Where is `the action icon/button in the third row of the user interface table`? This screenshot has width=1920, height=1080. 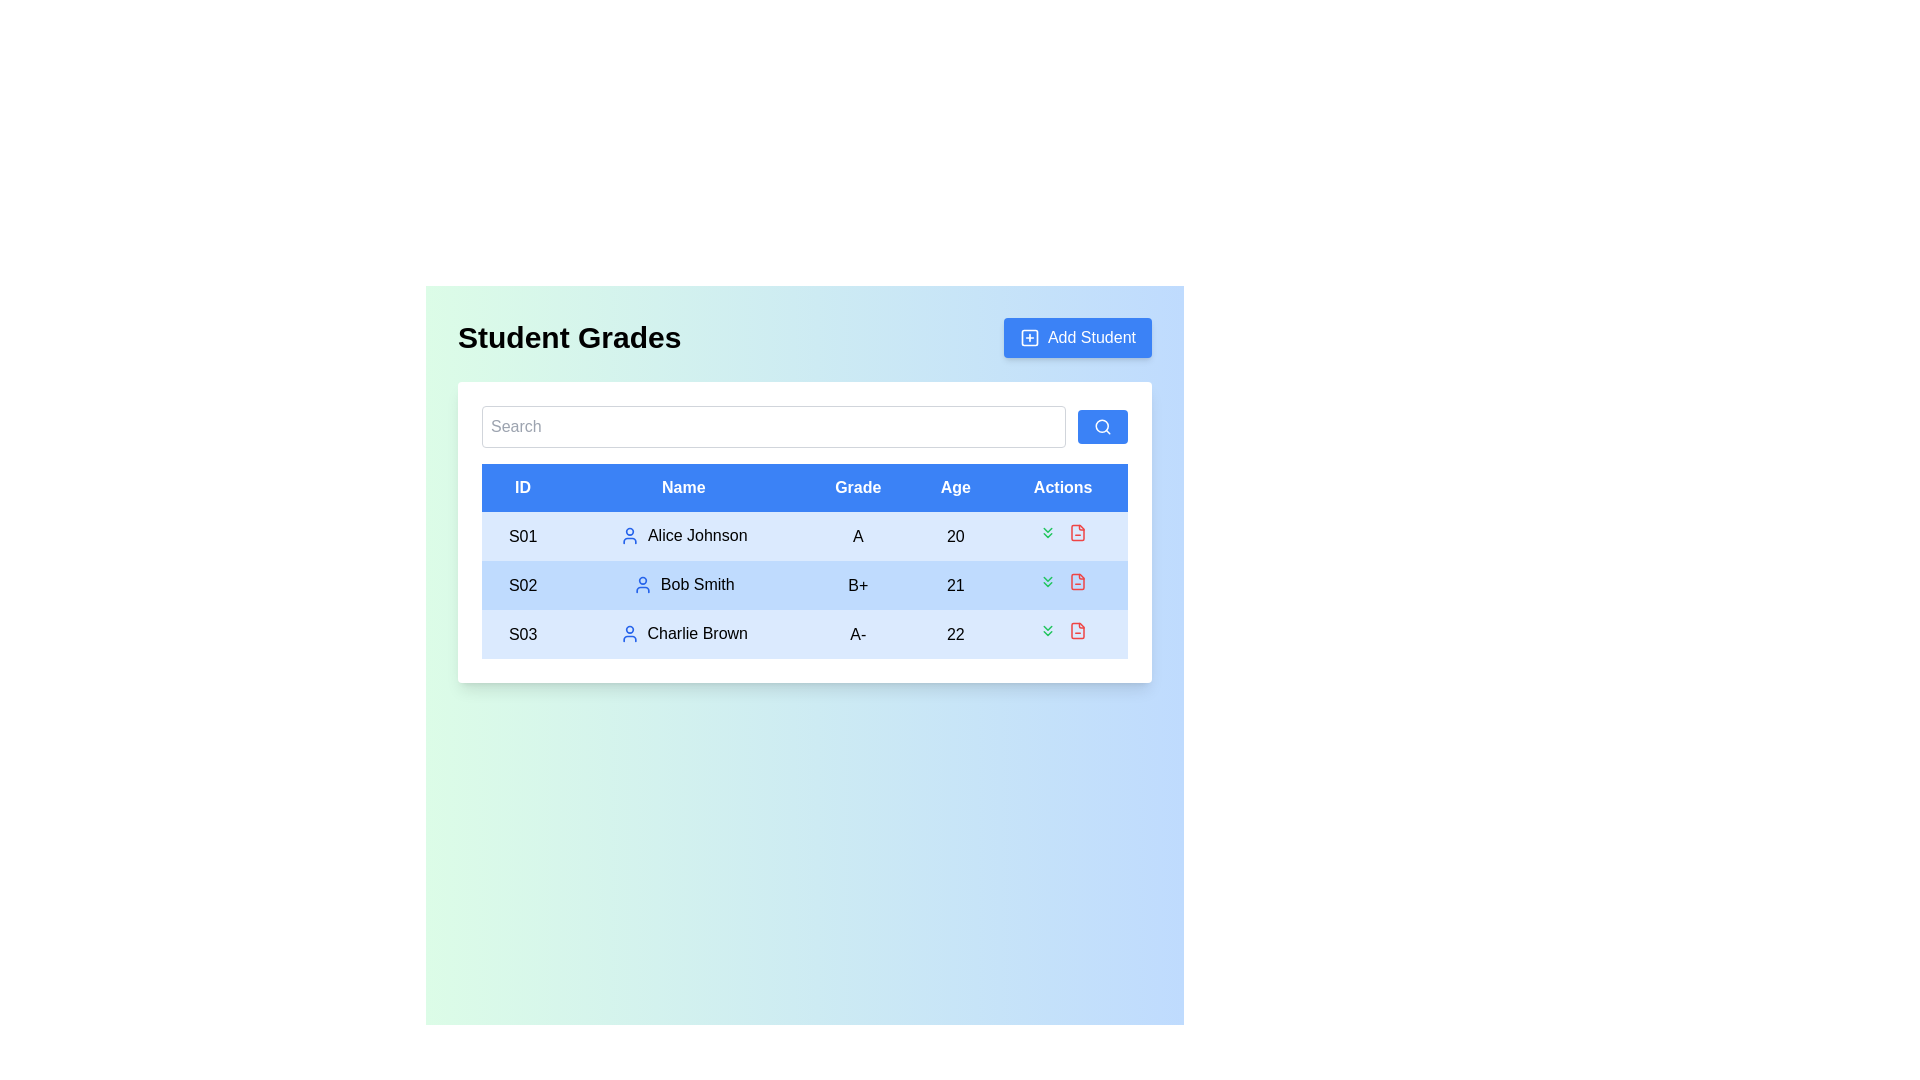
the action icon/button in the third row of the user interface table is located at coordinates (1077, 531).